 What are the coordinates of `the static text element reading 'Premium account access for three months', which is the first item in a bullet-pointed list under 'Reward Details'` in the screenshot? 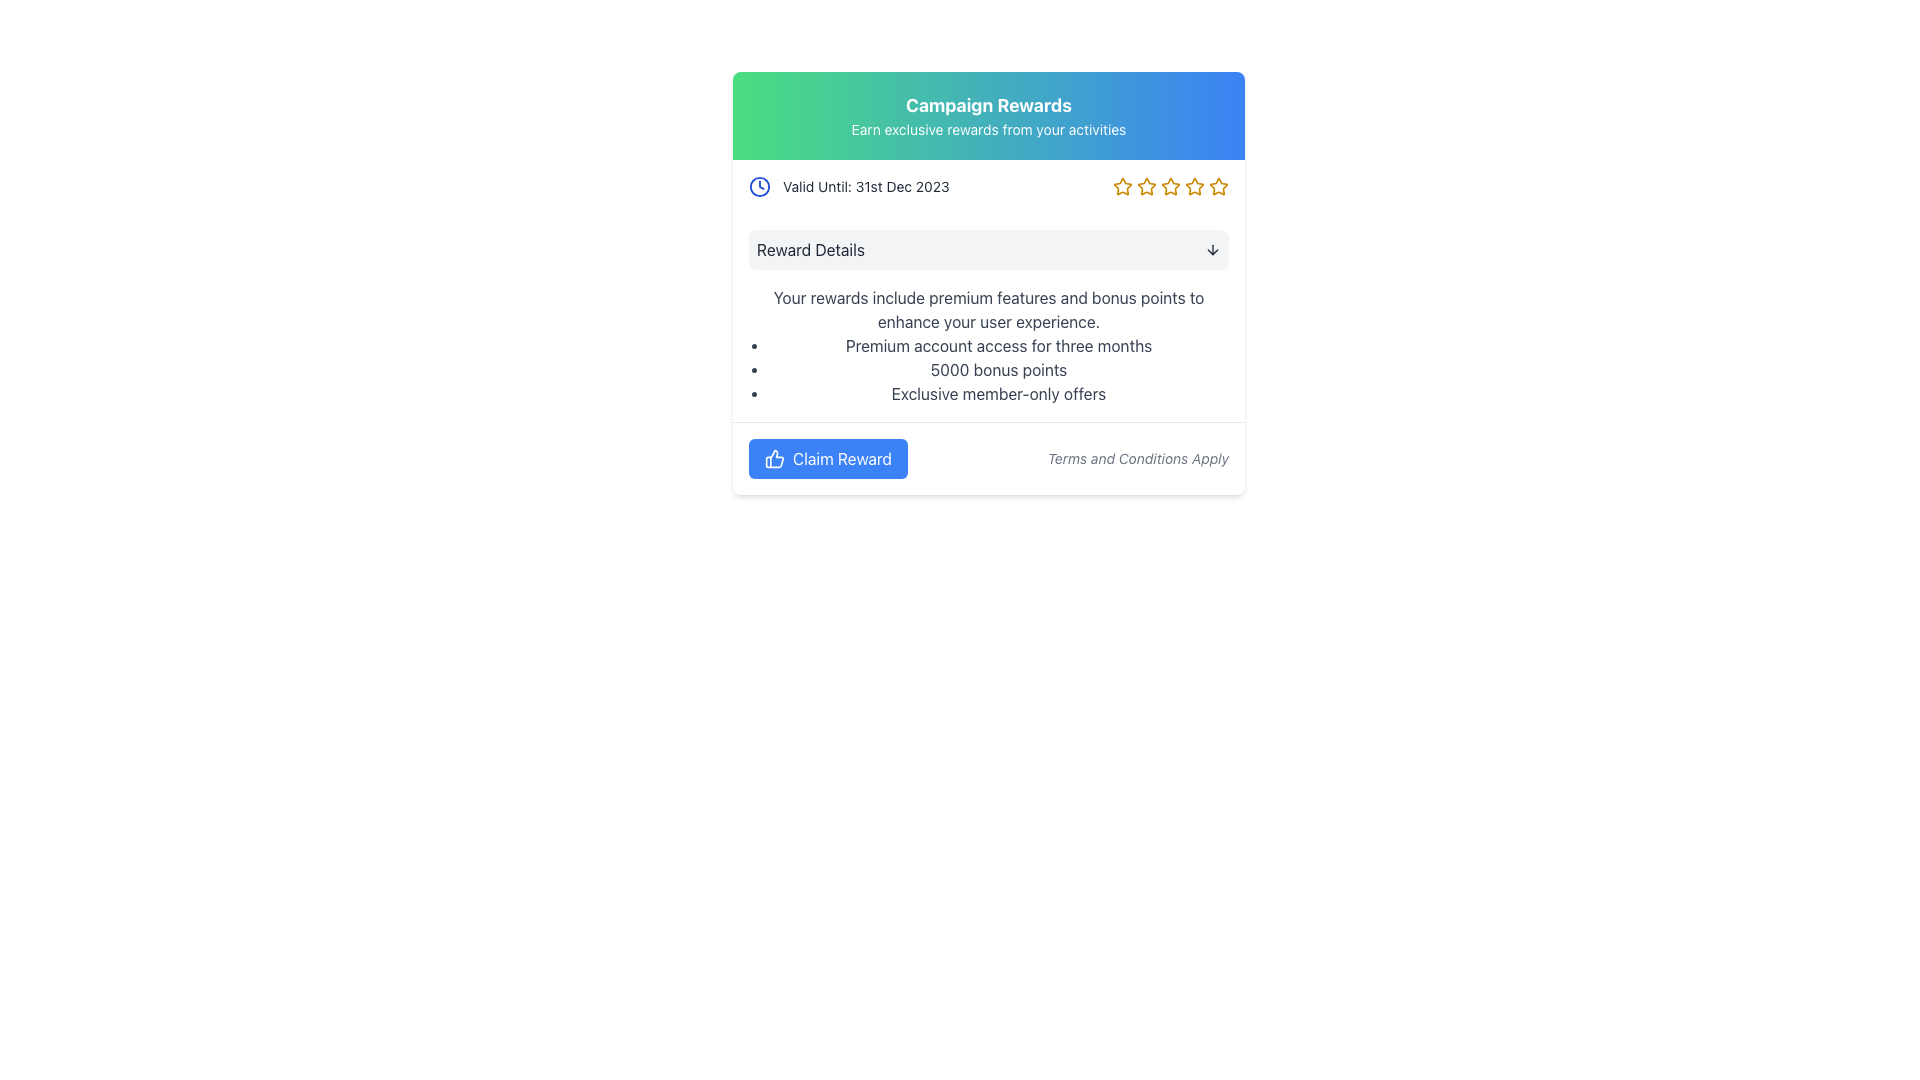 It's located at (998, 345).